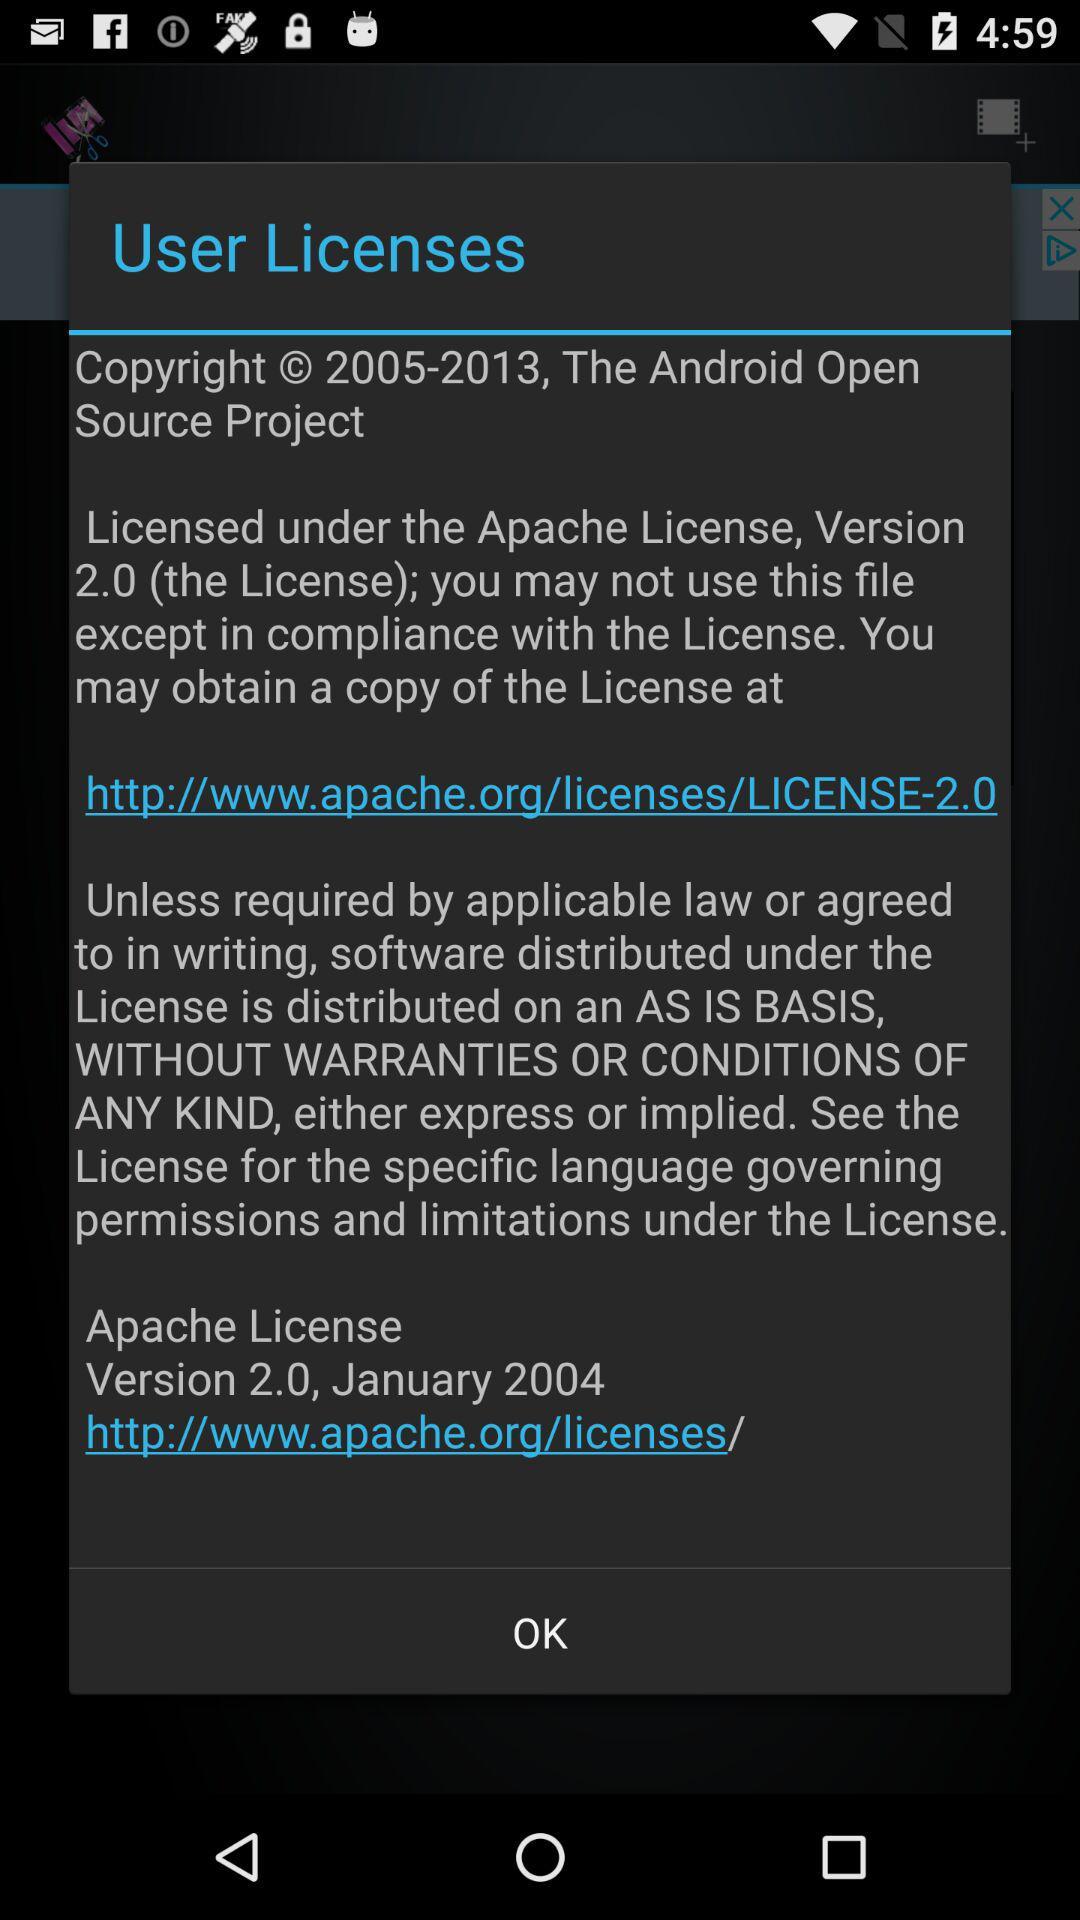 This screenshot has height=1920, width=1080. Describe the element at coordinates (540, 1632) in the screenshot. I see `button at the bottom` at that location.